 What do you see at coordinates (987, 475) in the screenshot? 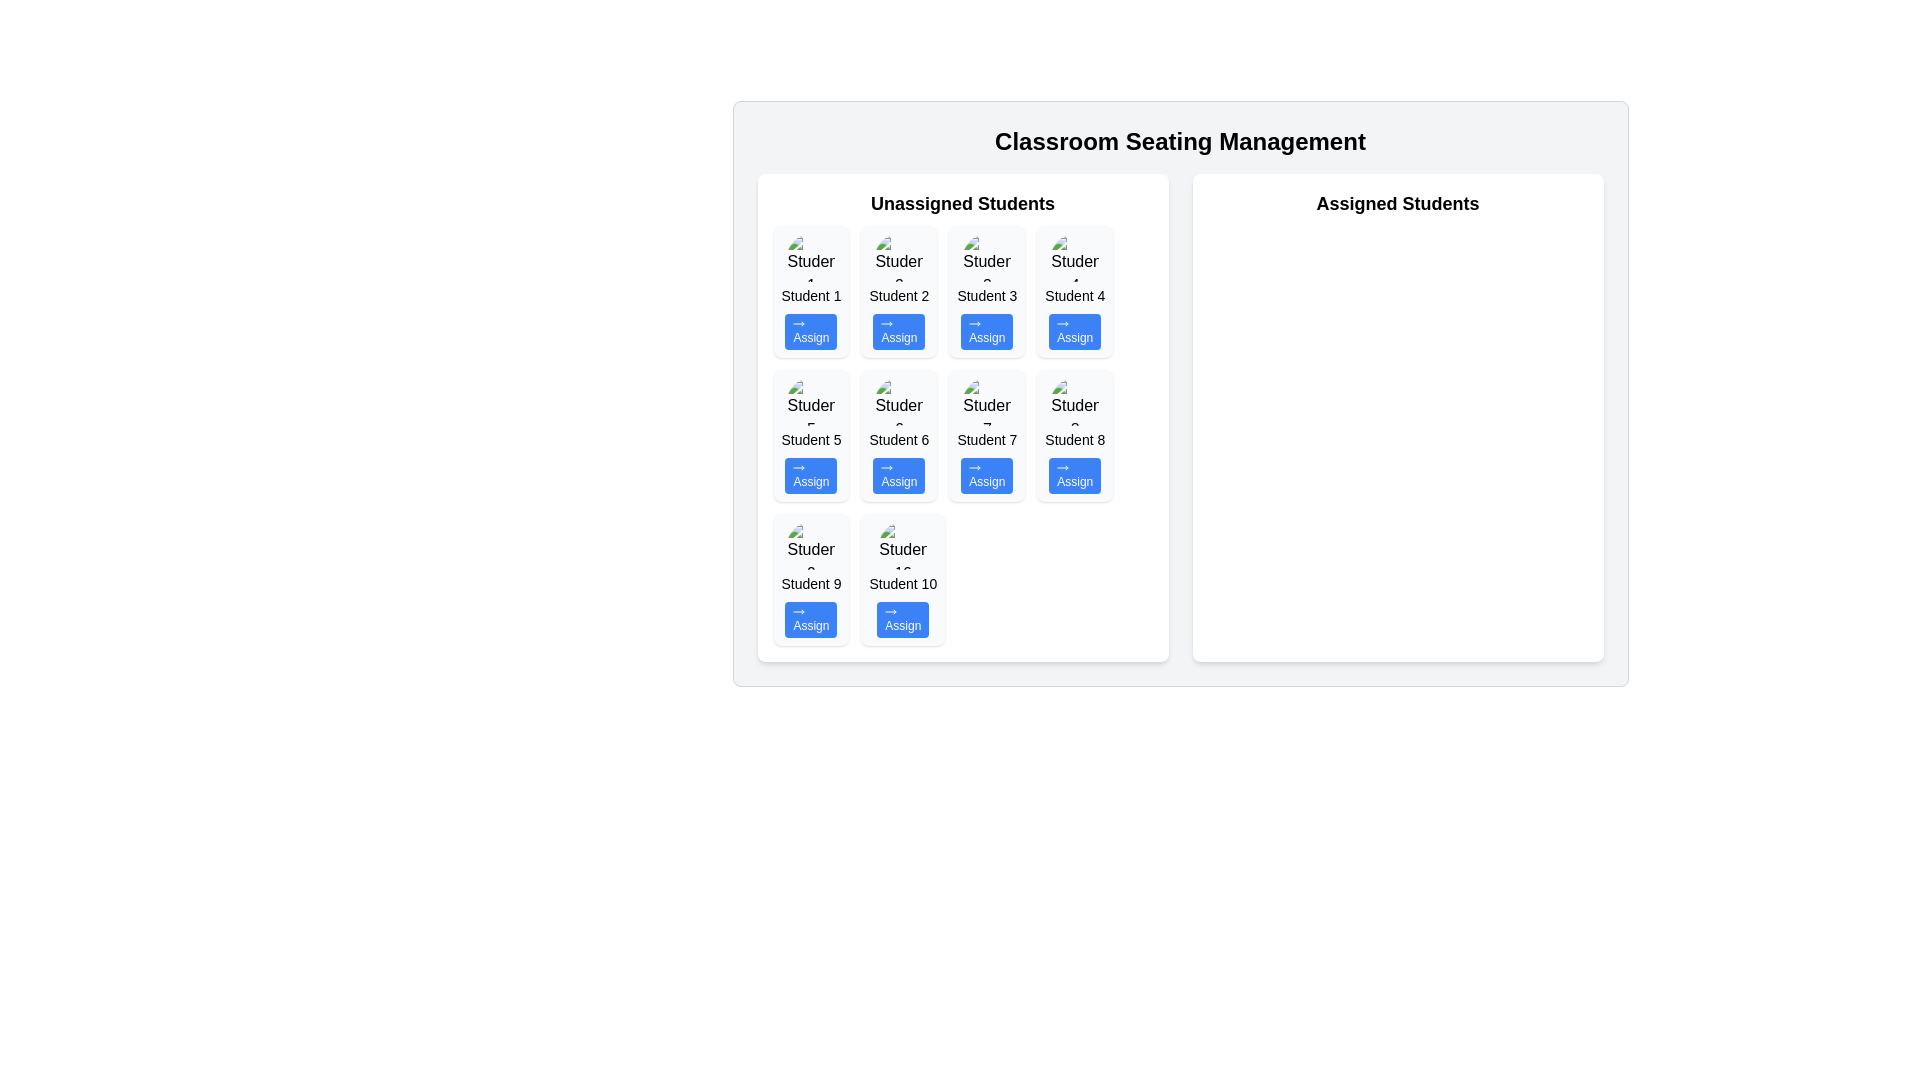
I see `the button for 'Student 7' located in the bottom part of the card in the third row of the grid layout under 'Unassigned Students'` at bounding box center [987, 475].